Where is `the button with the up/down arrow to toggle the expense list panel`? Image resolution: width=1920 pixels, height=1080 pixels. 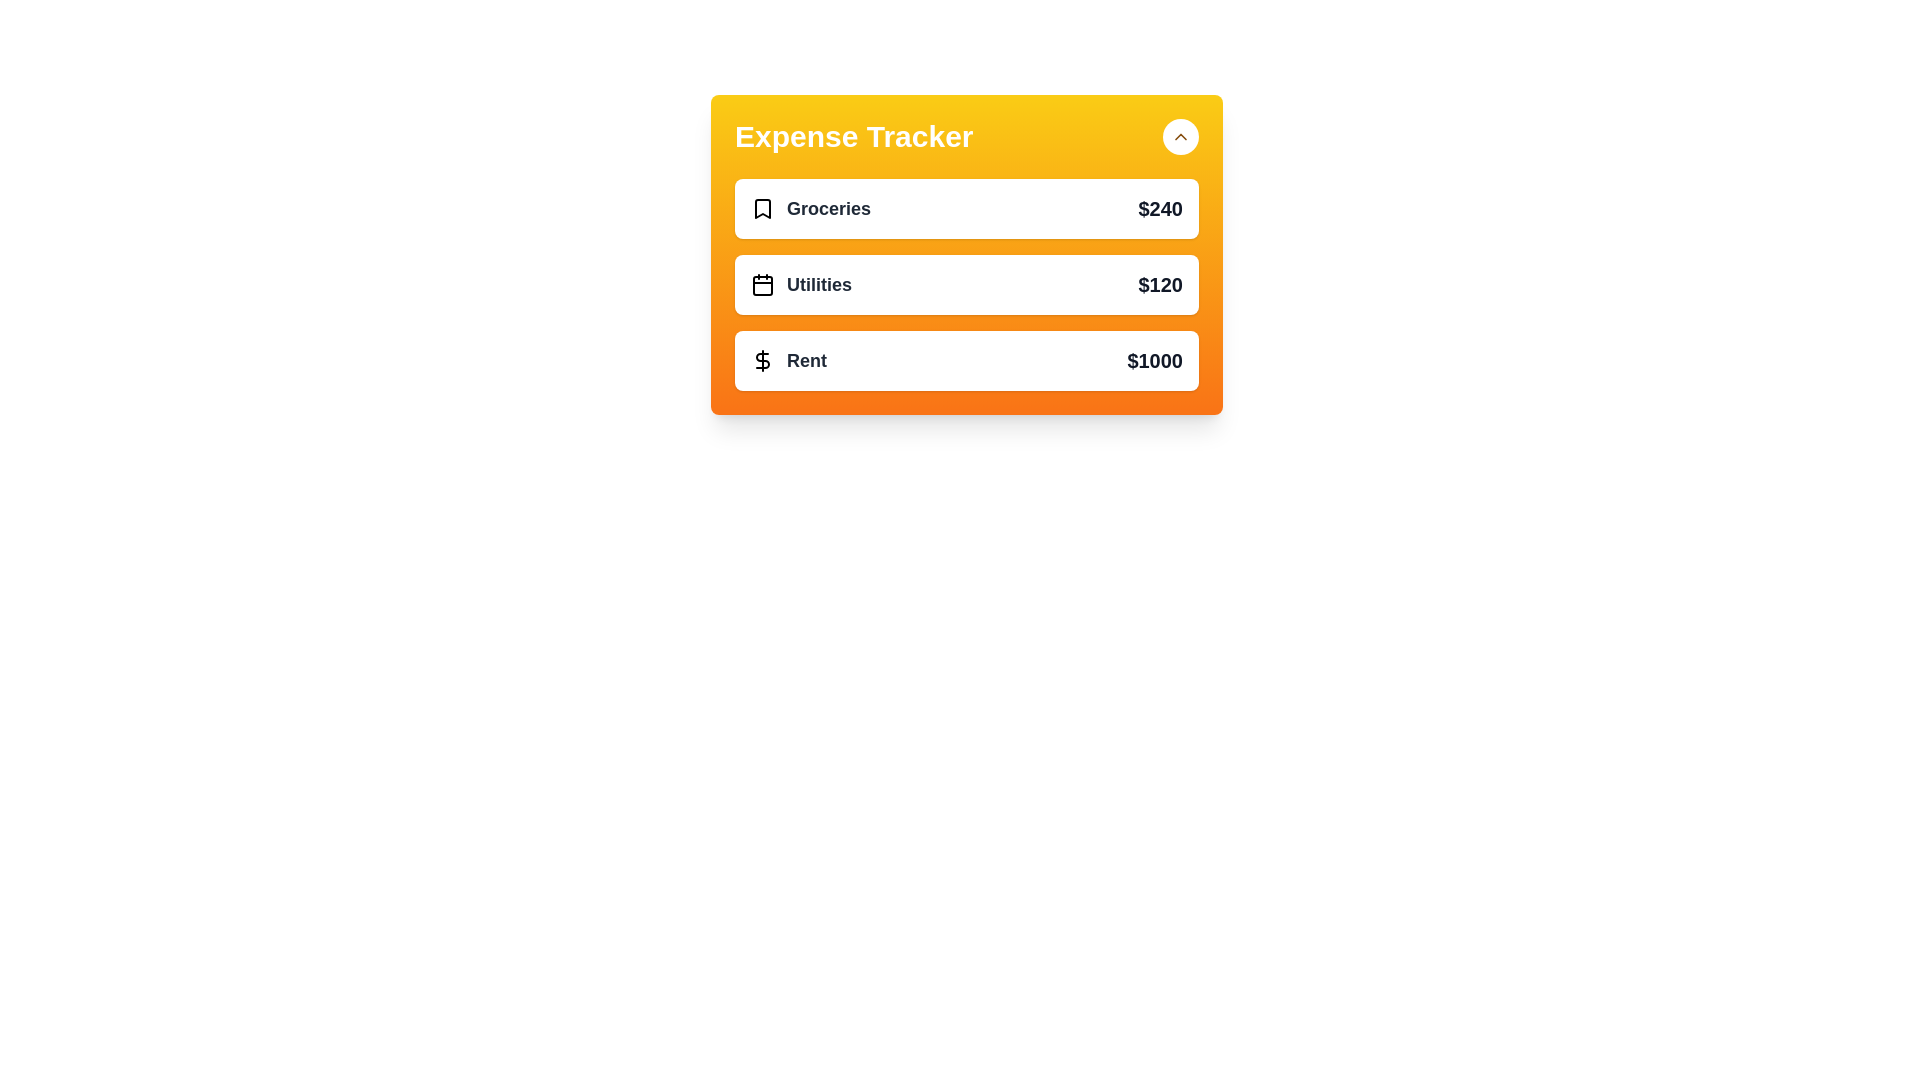
the button with the up/down arrow to toggle the expense list panel is located at coordinates (1180, 136).